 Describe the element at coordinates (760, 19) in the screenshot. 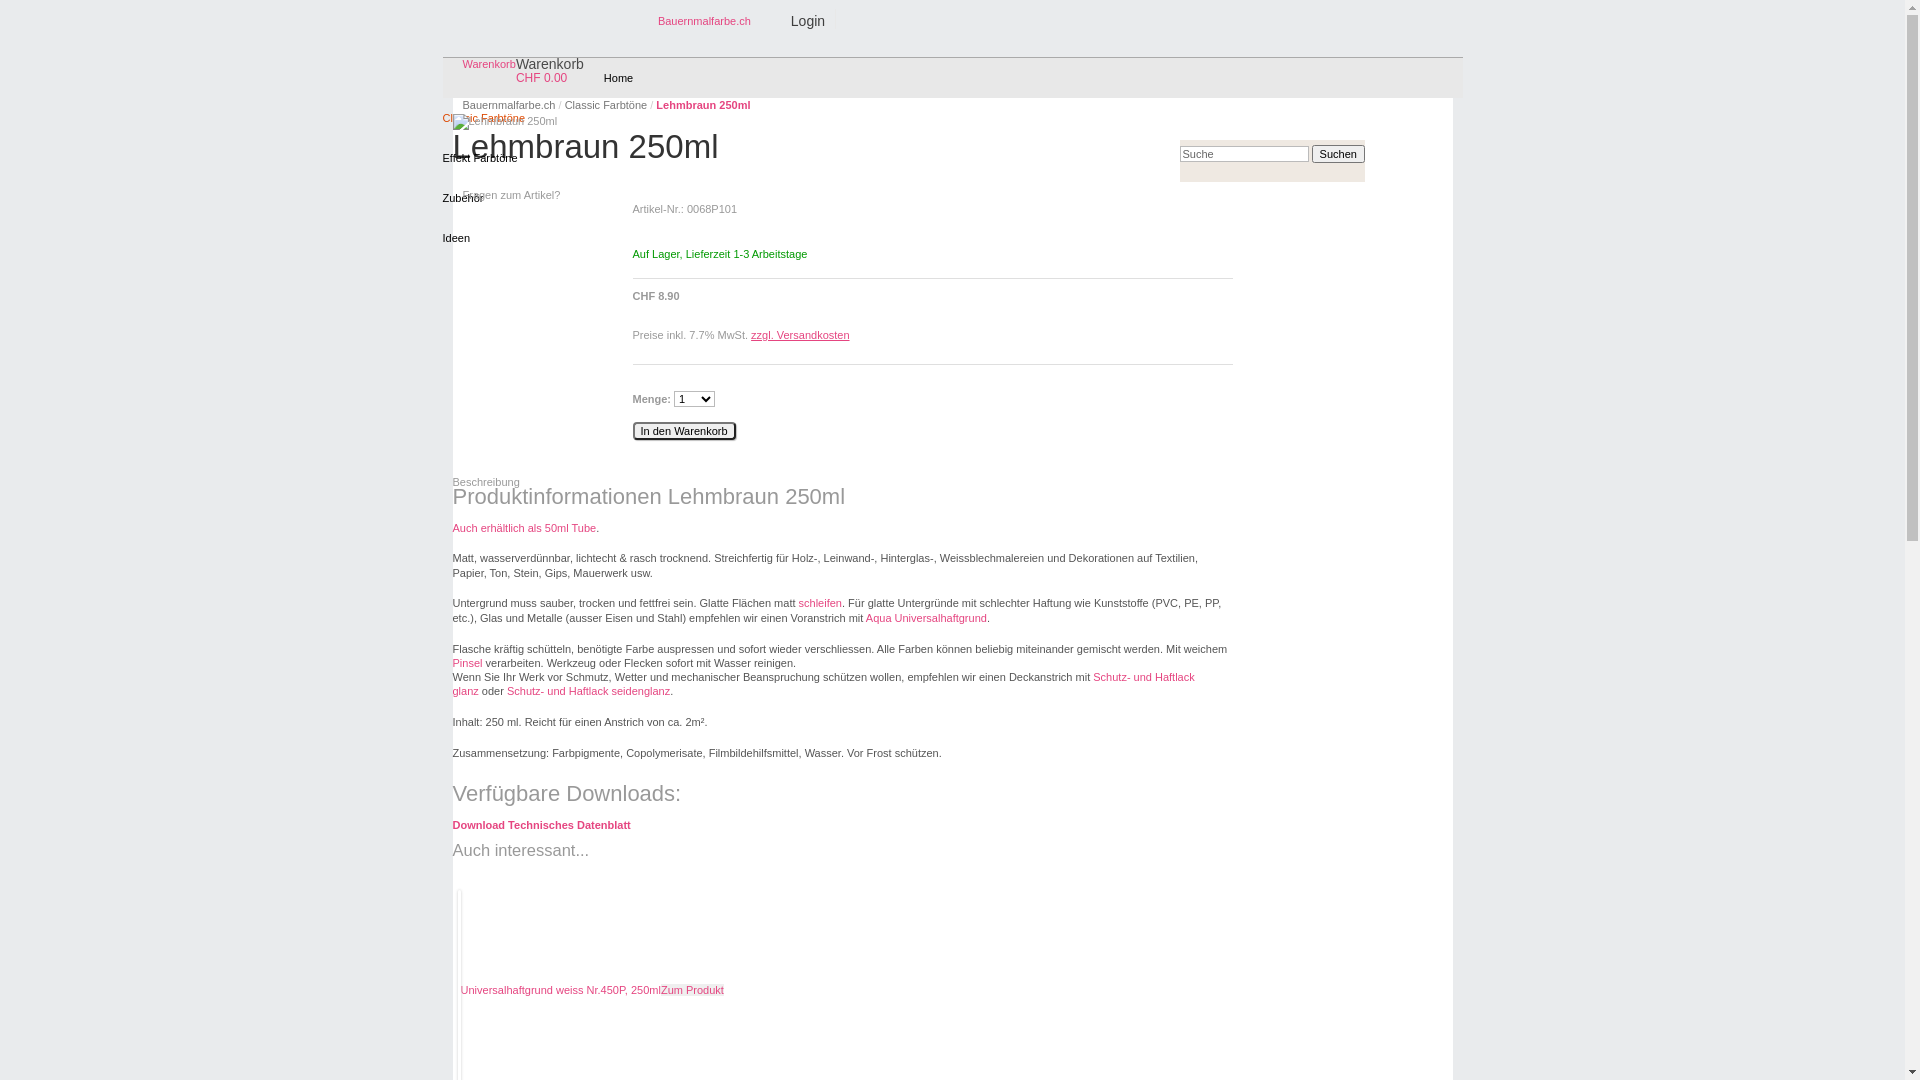

I see `'Login'` at that location.